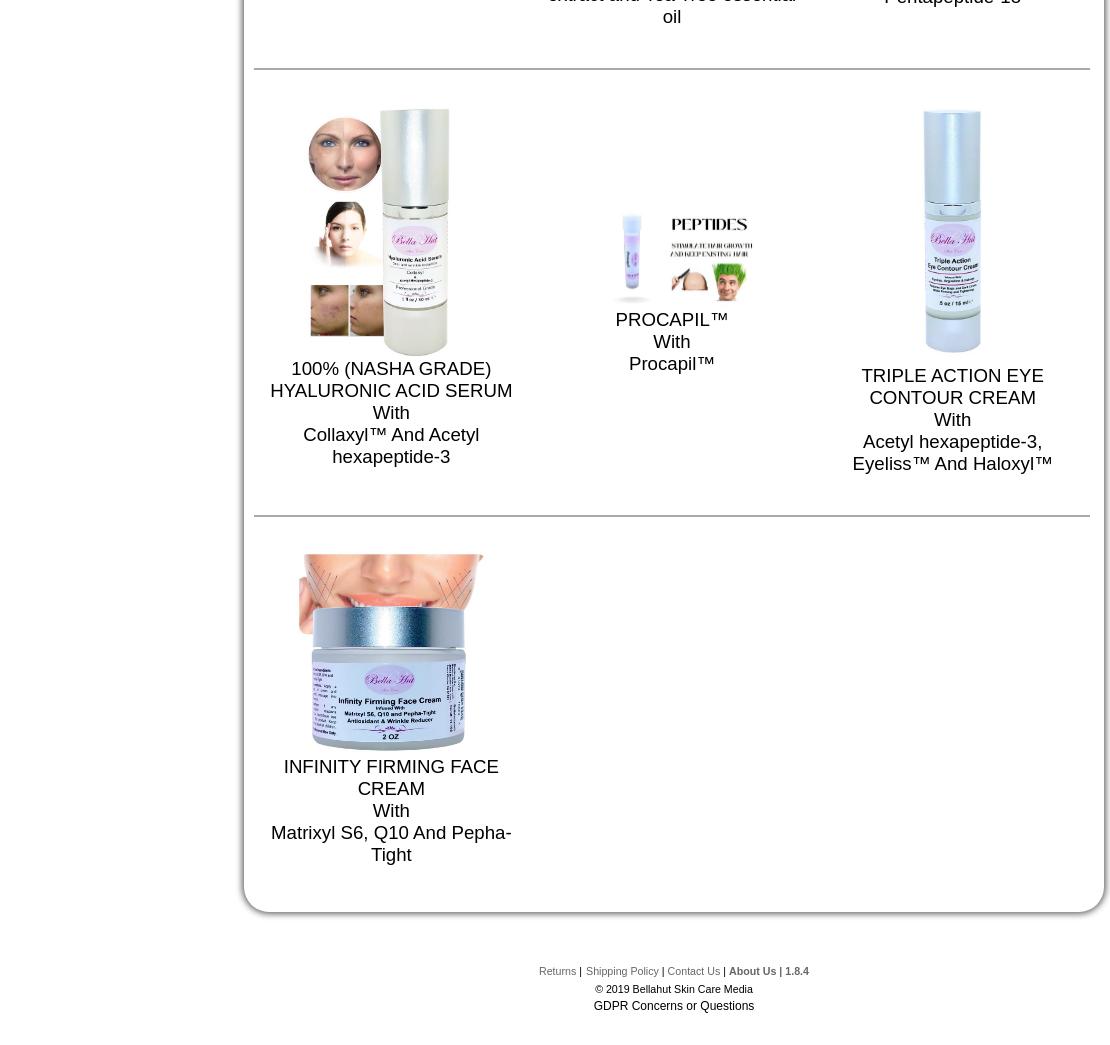  What do you see at coordinates (814, 23) in the screenshot?
I see `'I like retinol but it irritates my skin. I found this serum to be even better and in addition not sticky like some retinol serums. It really tightens up my skin and I am noticing my jawline is much more prominent. JUST LOVING IT!'` at bounding box center [814, 23].